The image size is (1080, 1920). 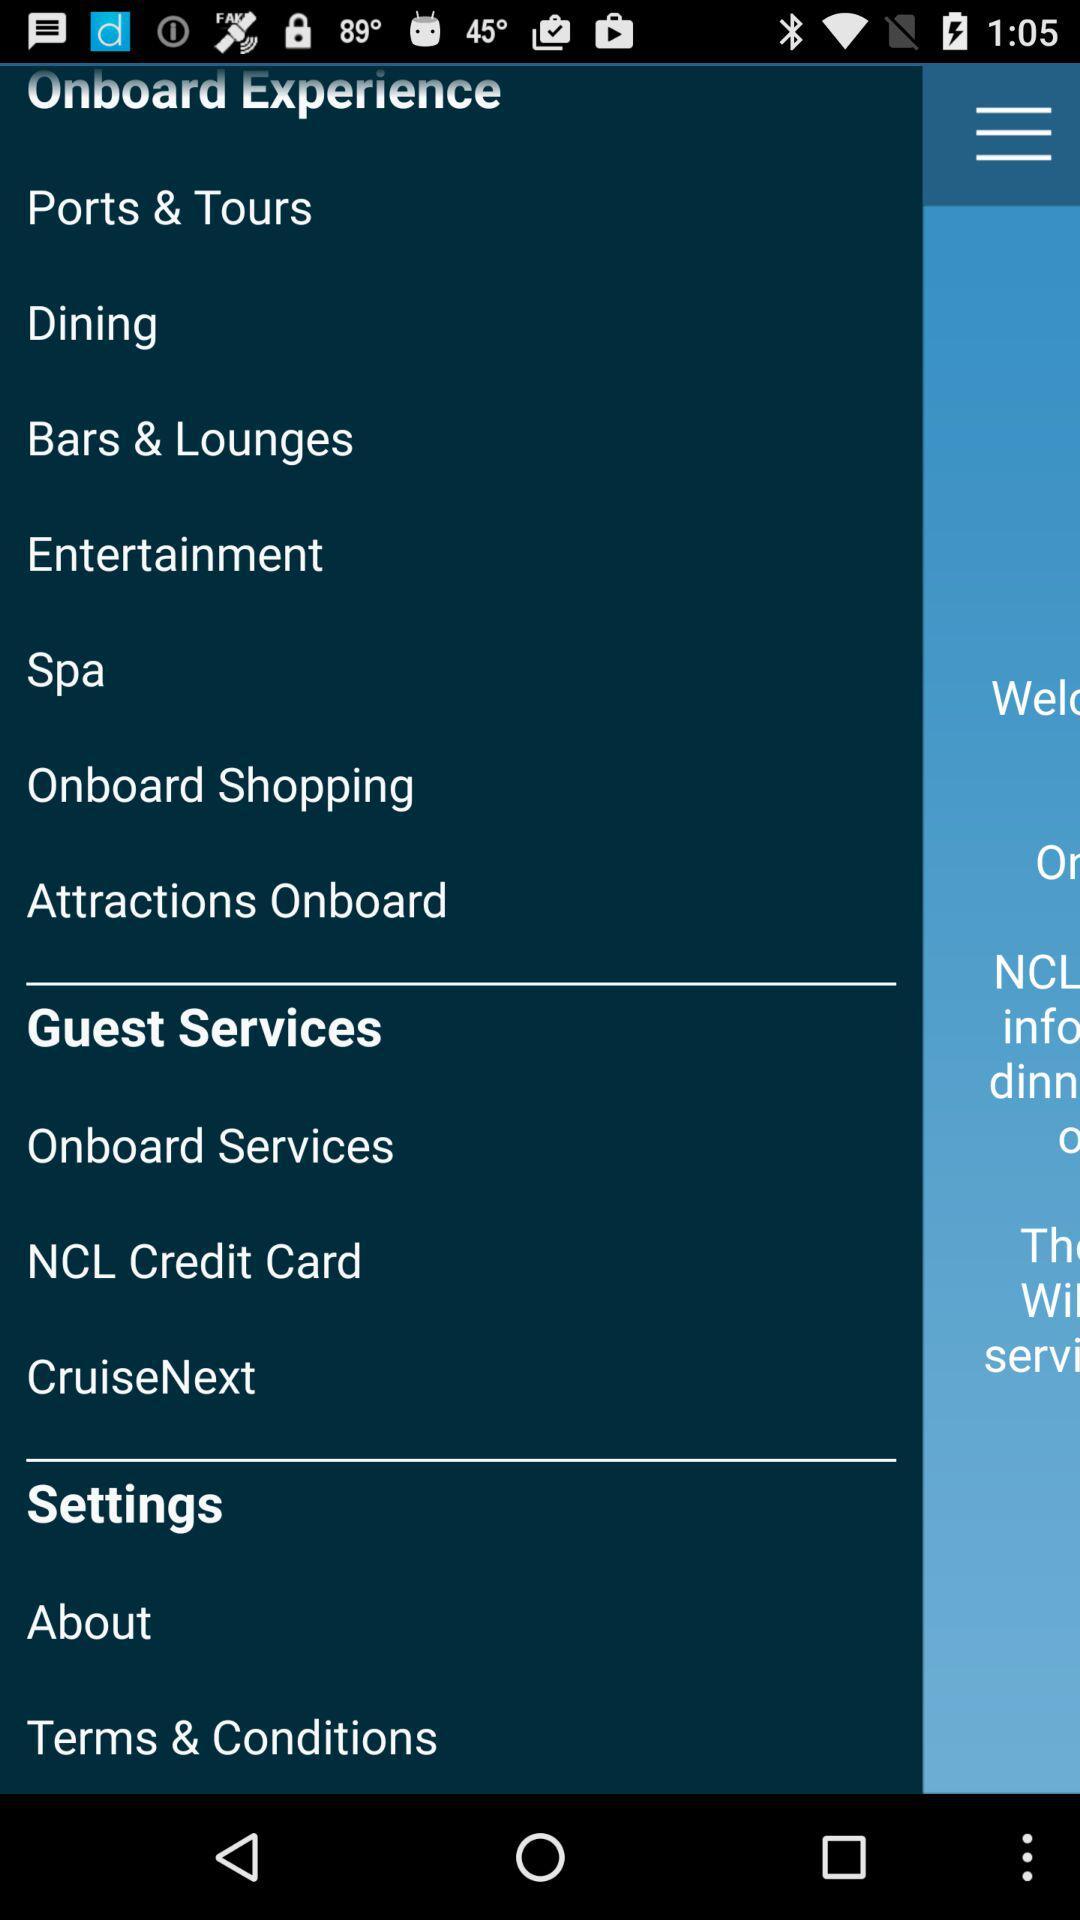 I want to click on the item to the right of the onboard experience item, so click(x=1014, y=132).